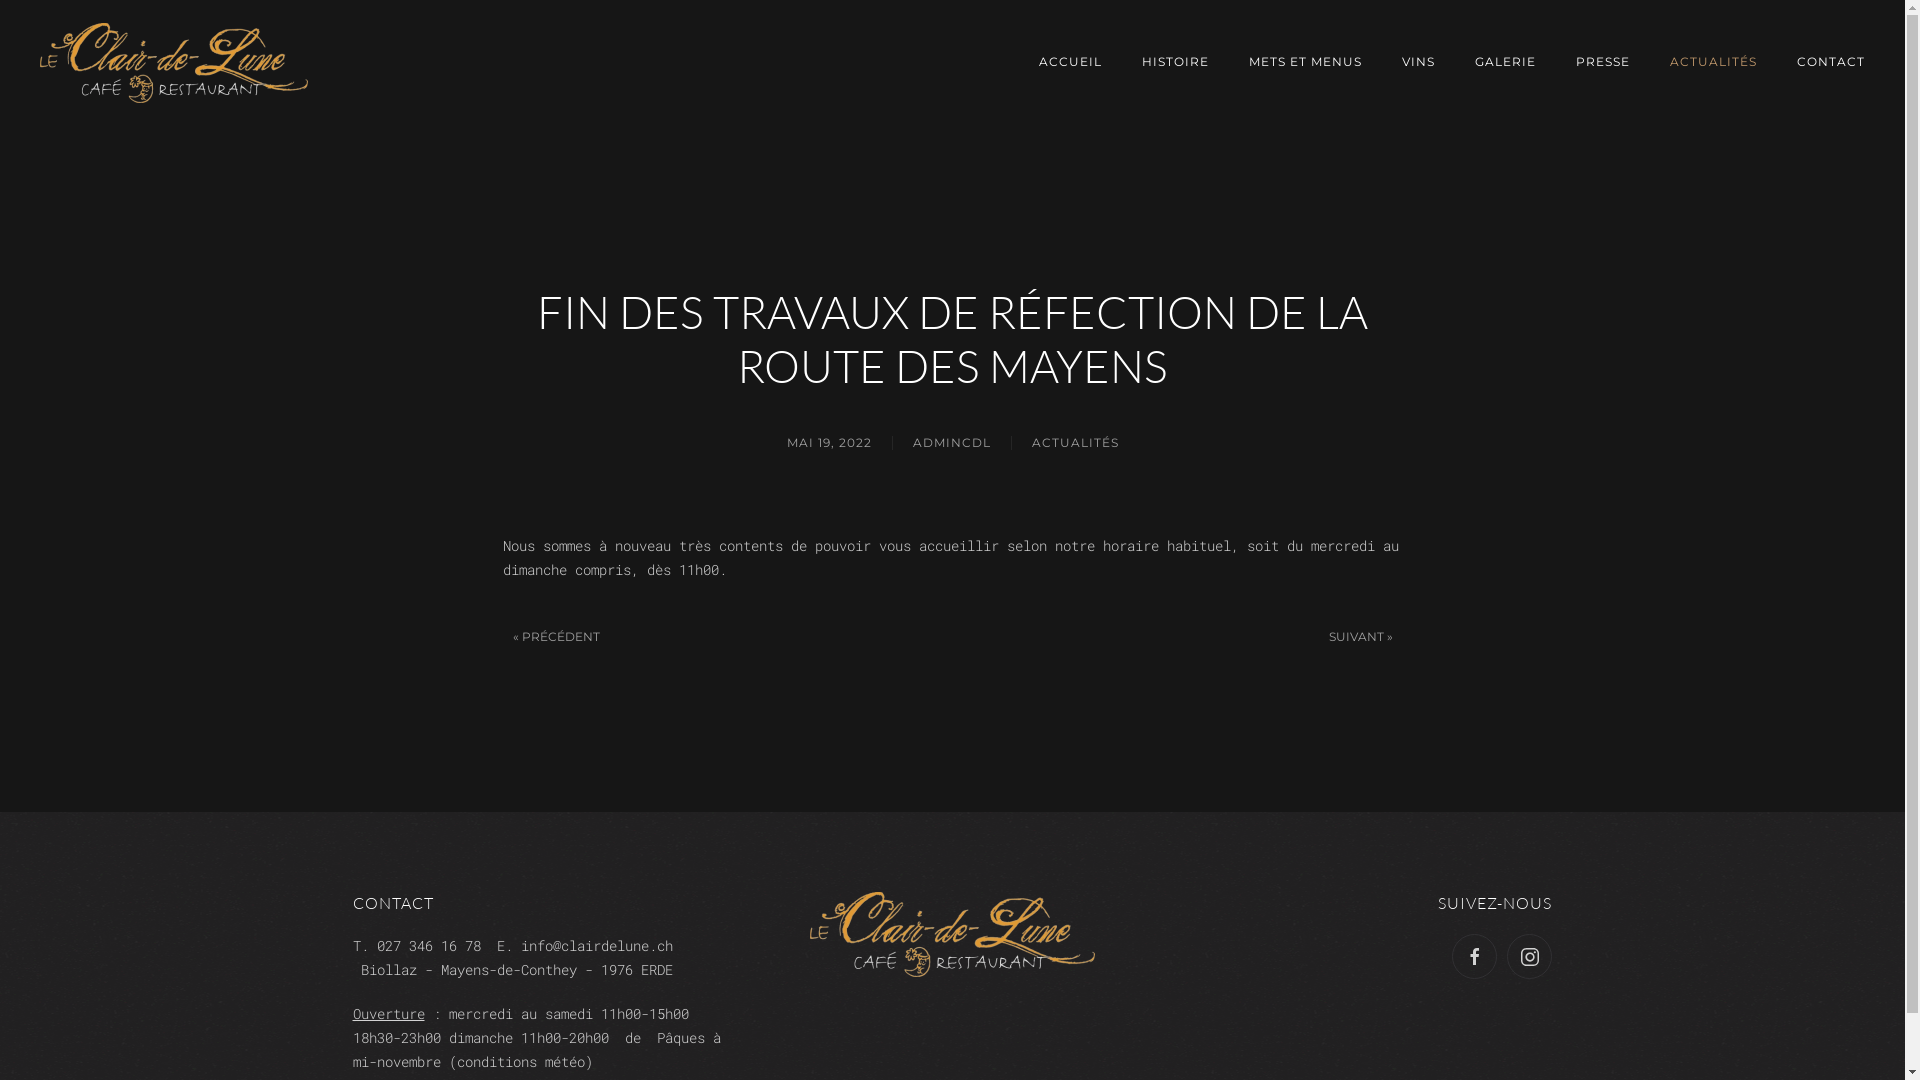  Describe the element at coordinates (1505, 61) in the screenshot. I see `'GALERIE'` at that location.